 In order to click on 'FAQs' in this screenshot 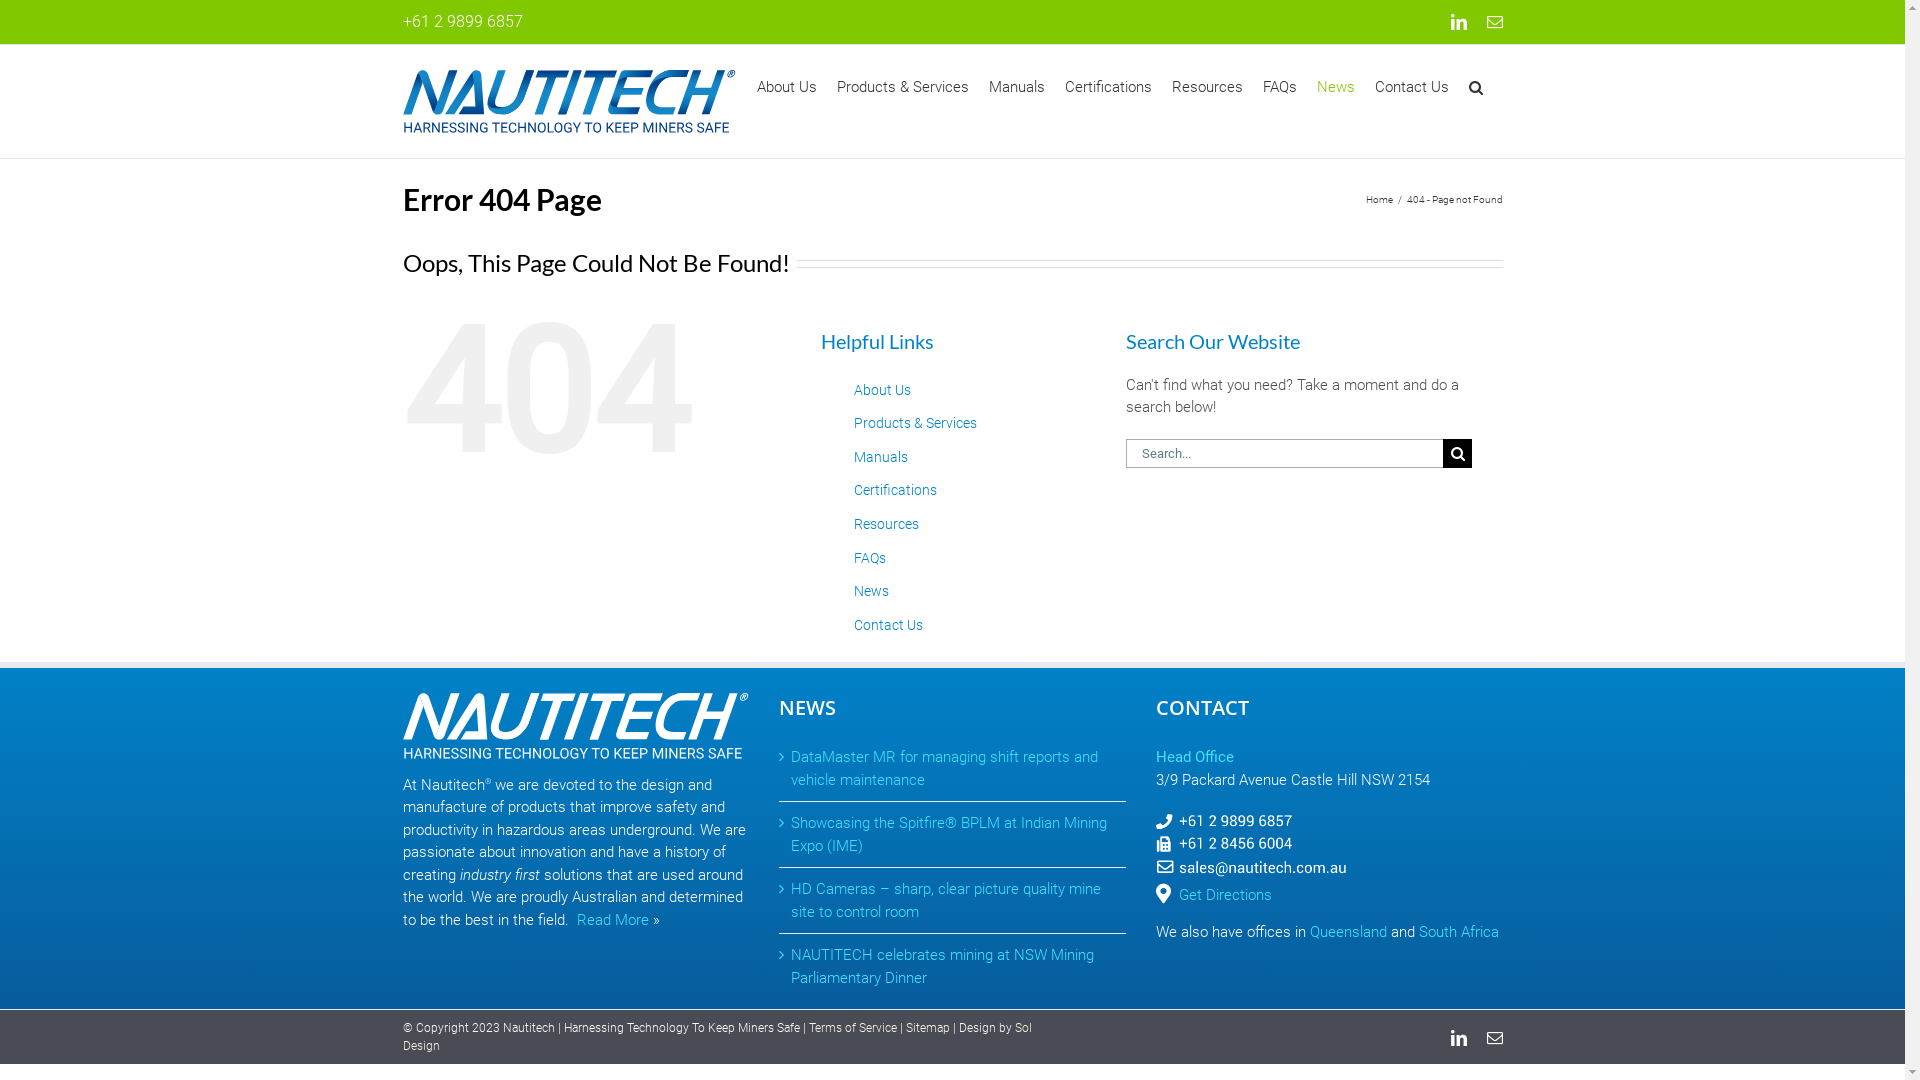, I will do `click(1277, 86)`.